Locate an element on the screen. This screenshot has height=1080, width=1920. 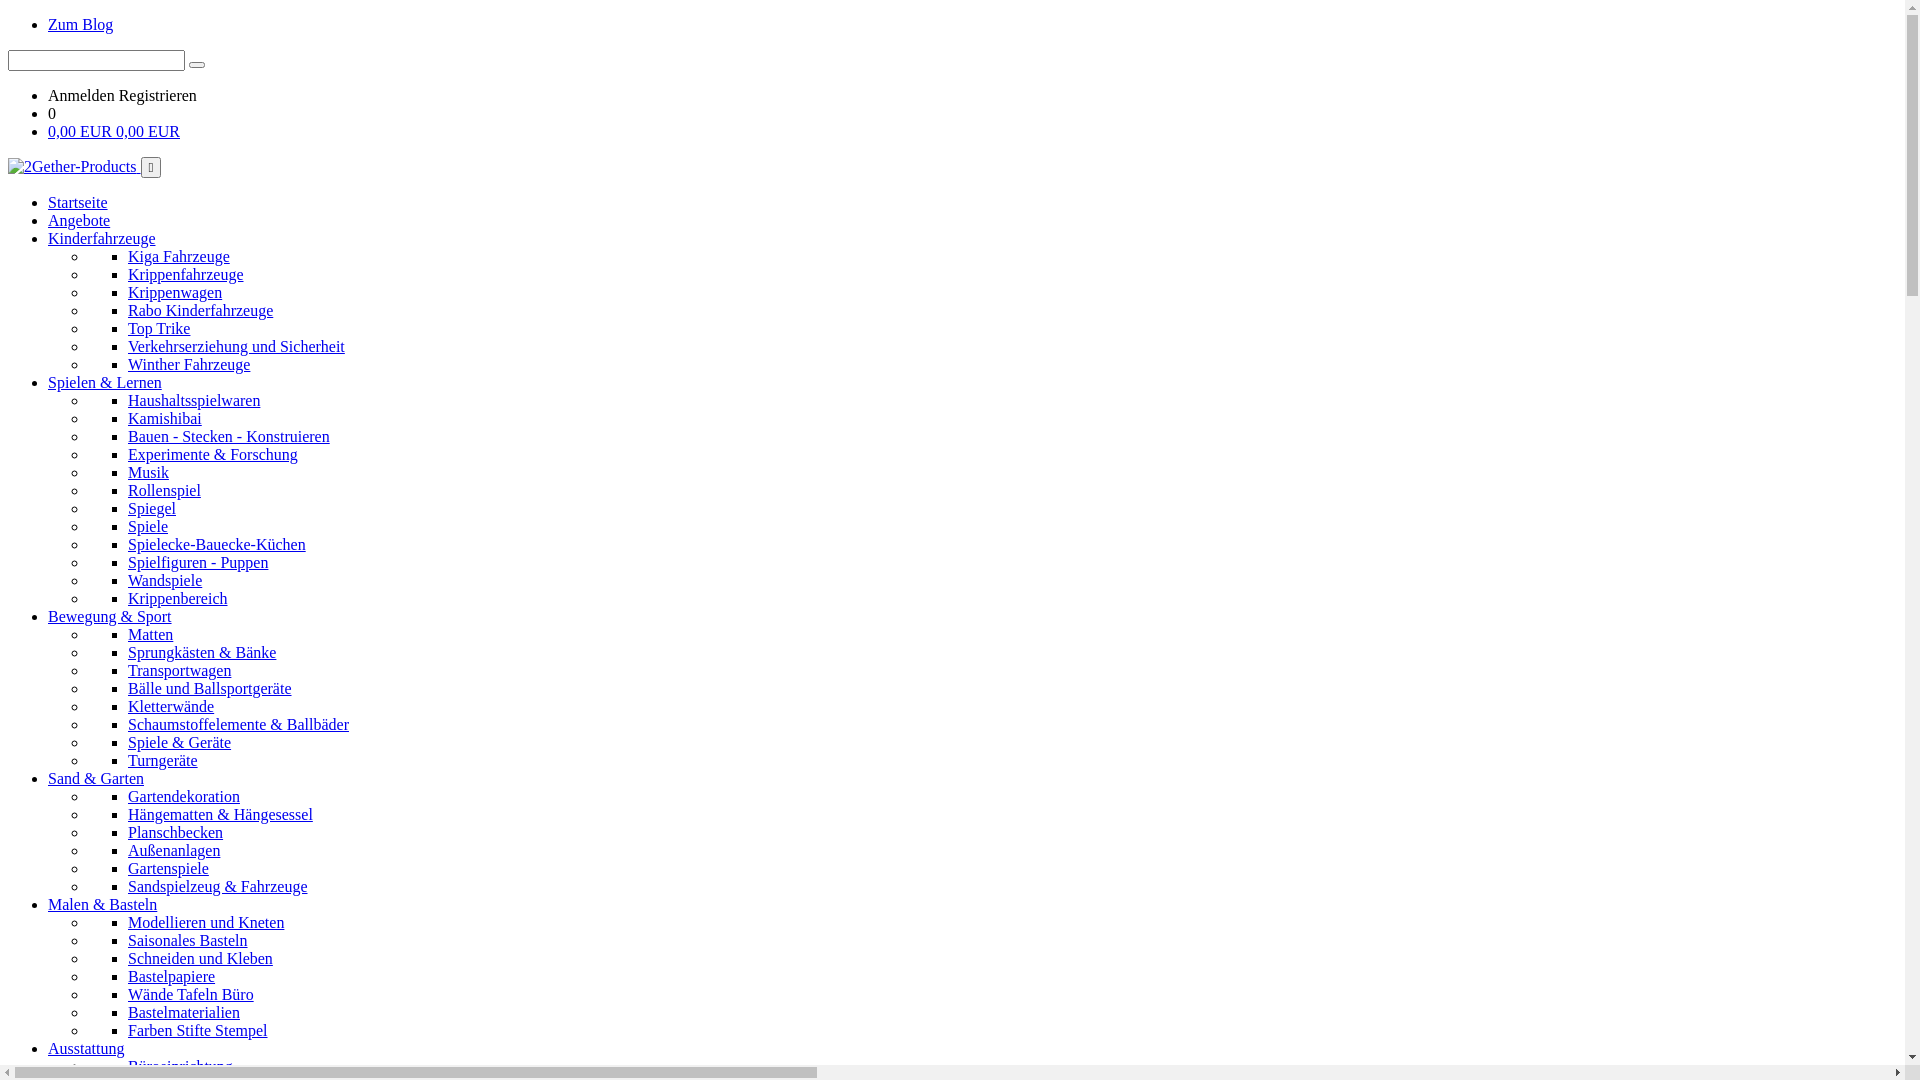
'Rollenspiel' is located at coordinates (127, 490).